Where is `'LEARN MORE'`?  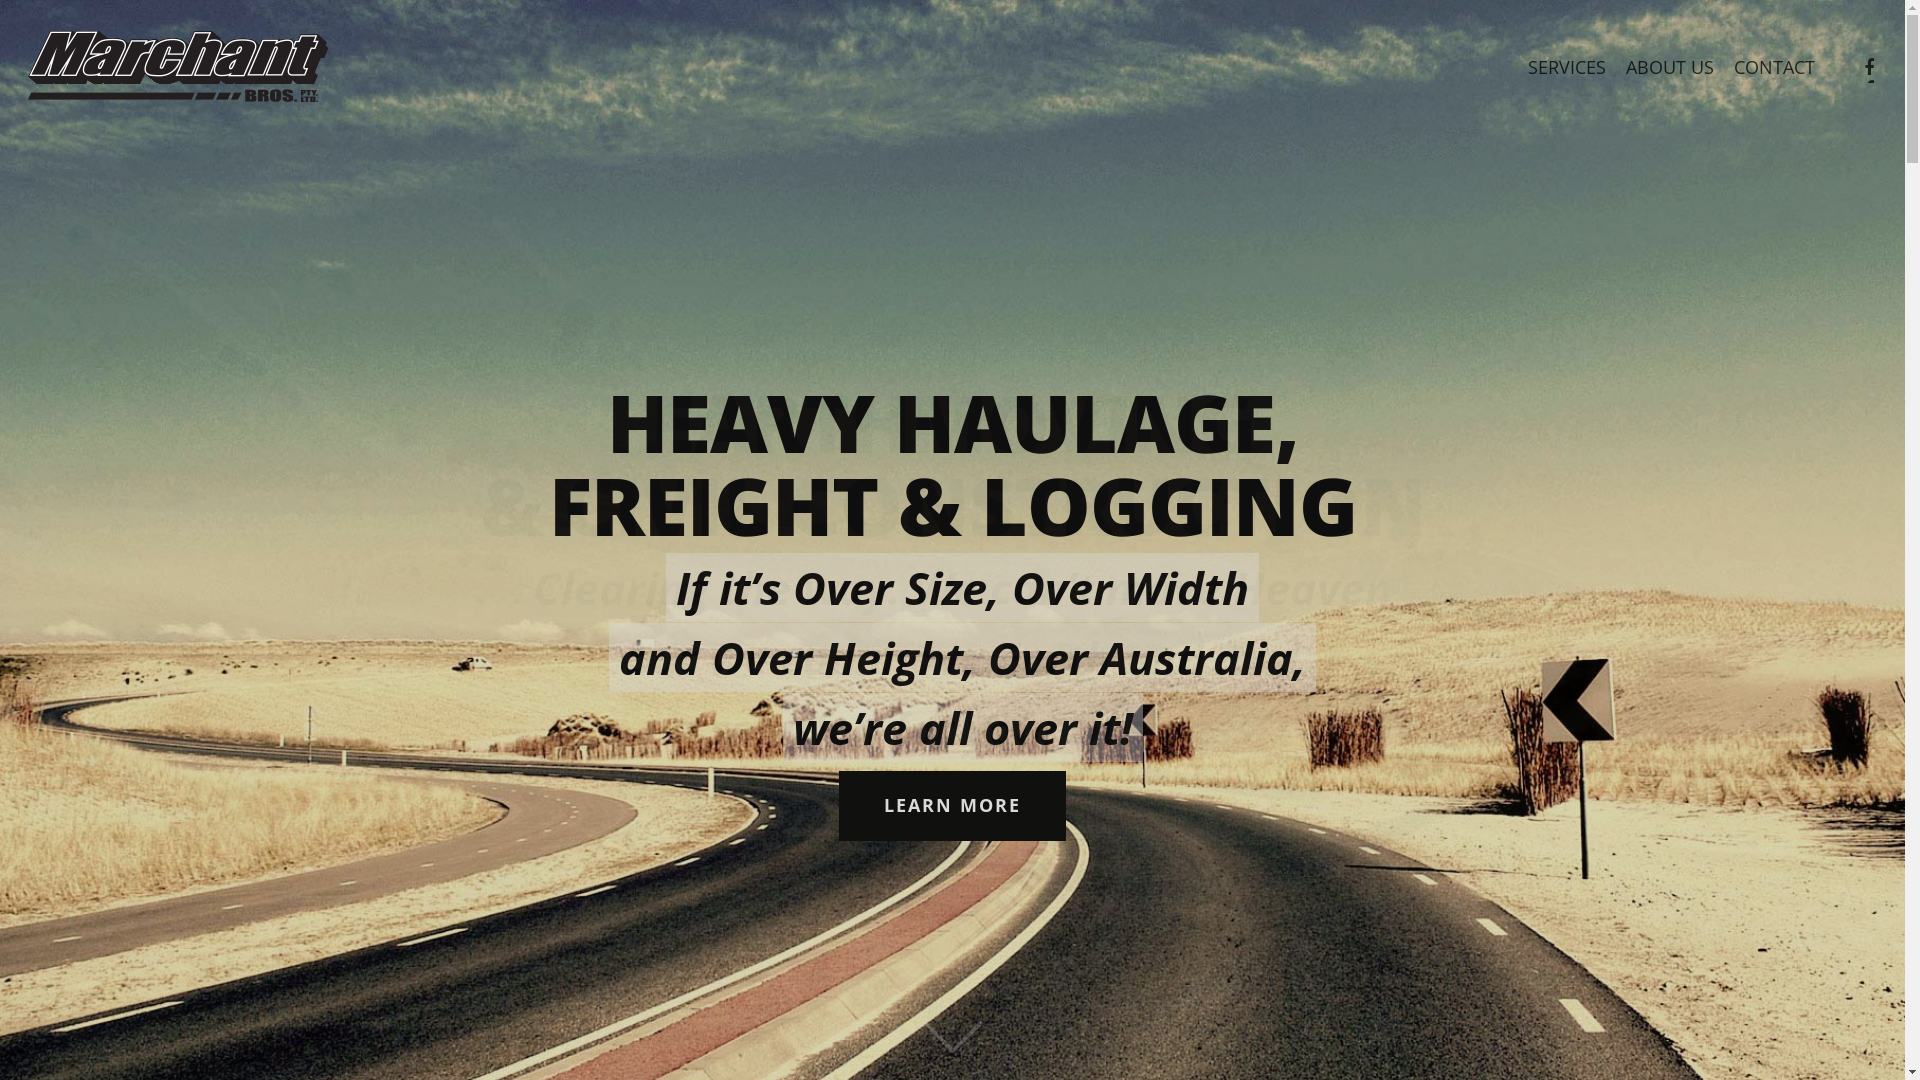
'LEARN MORE' is located at coordinates (951, 805).